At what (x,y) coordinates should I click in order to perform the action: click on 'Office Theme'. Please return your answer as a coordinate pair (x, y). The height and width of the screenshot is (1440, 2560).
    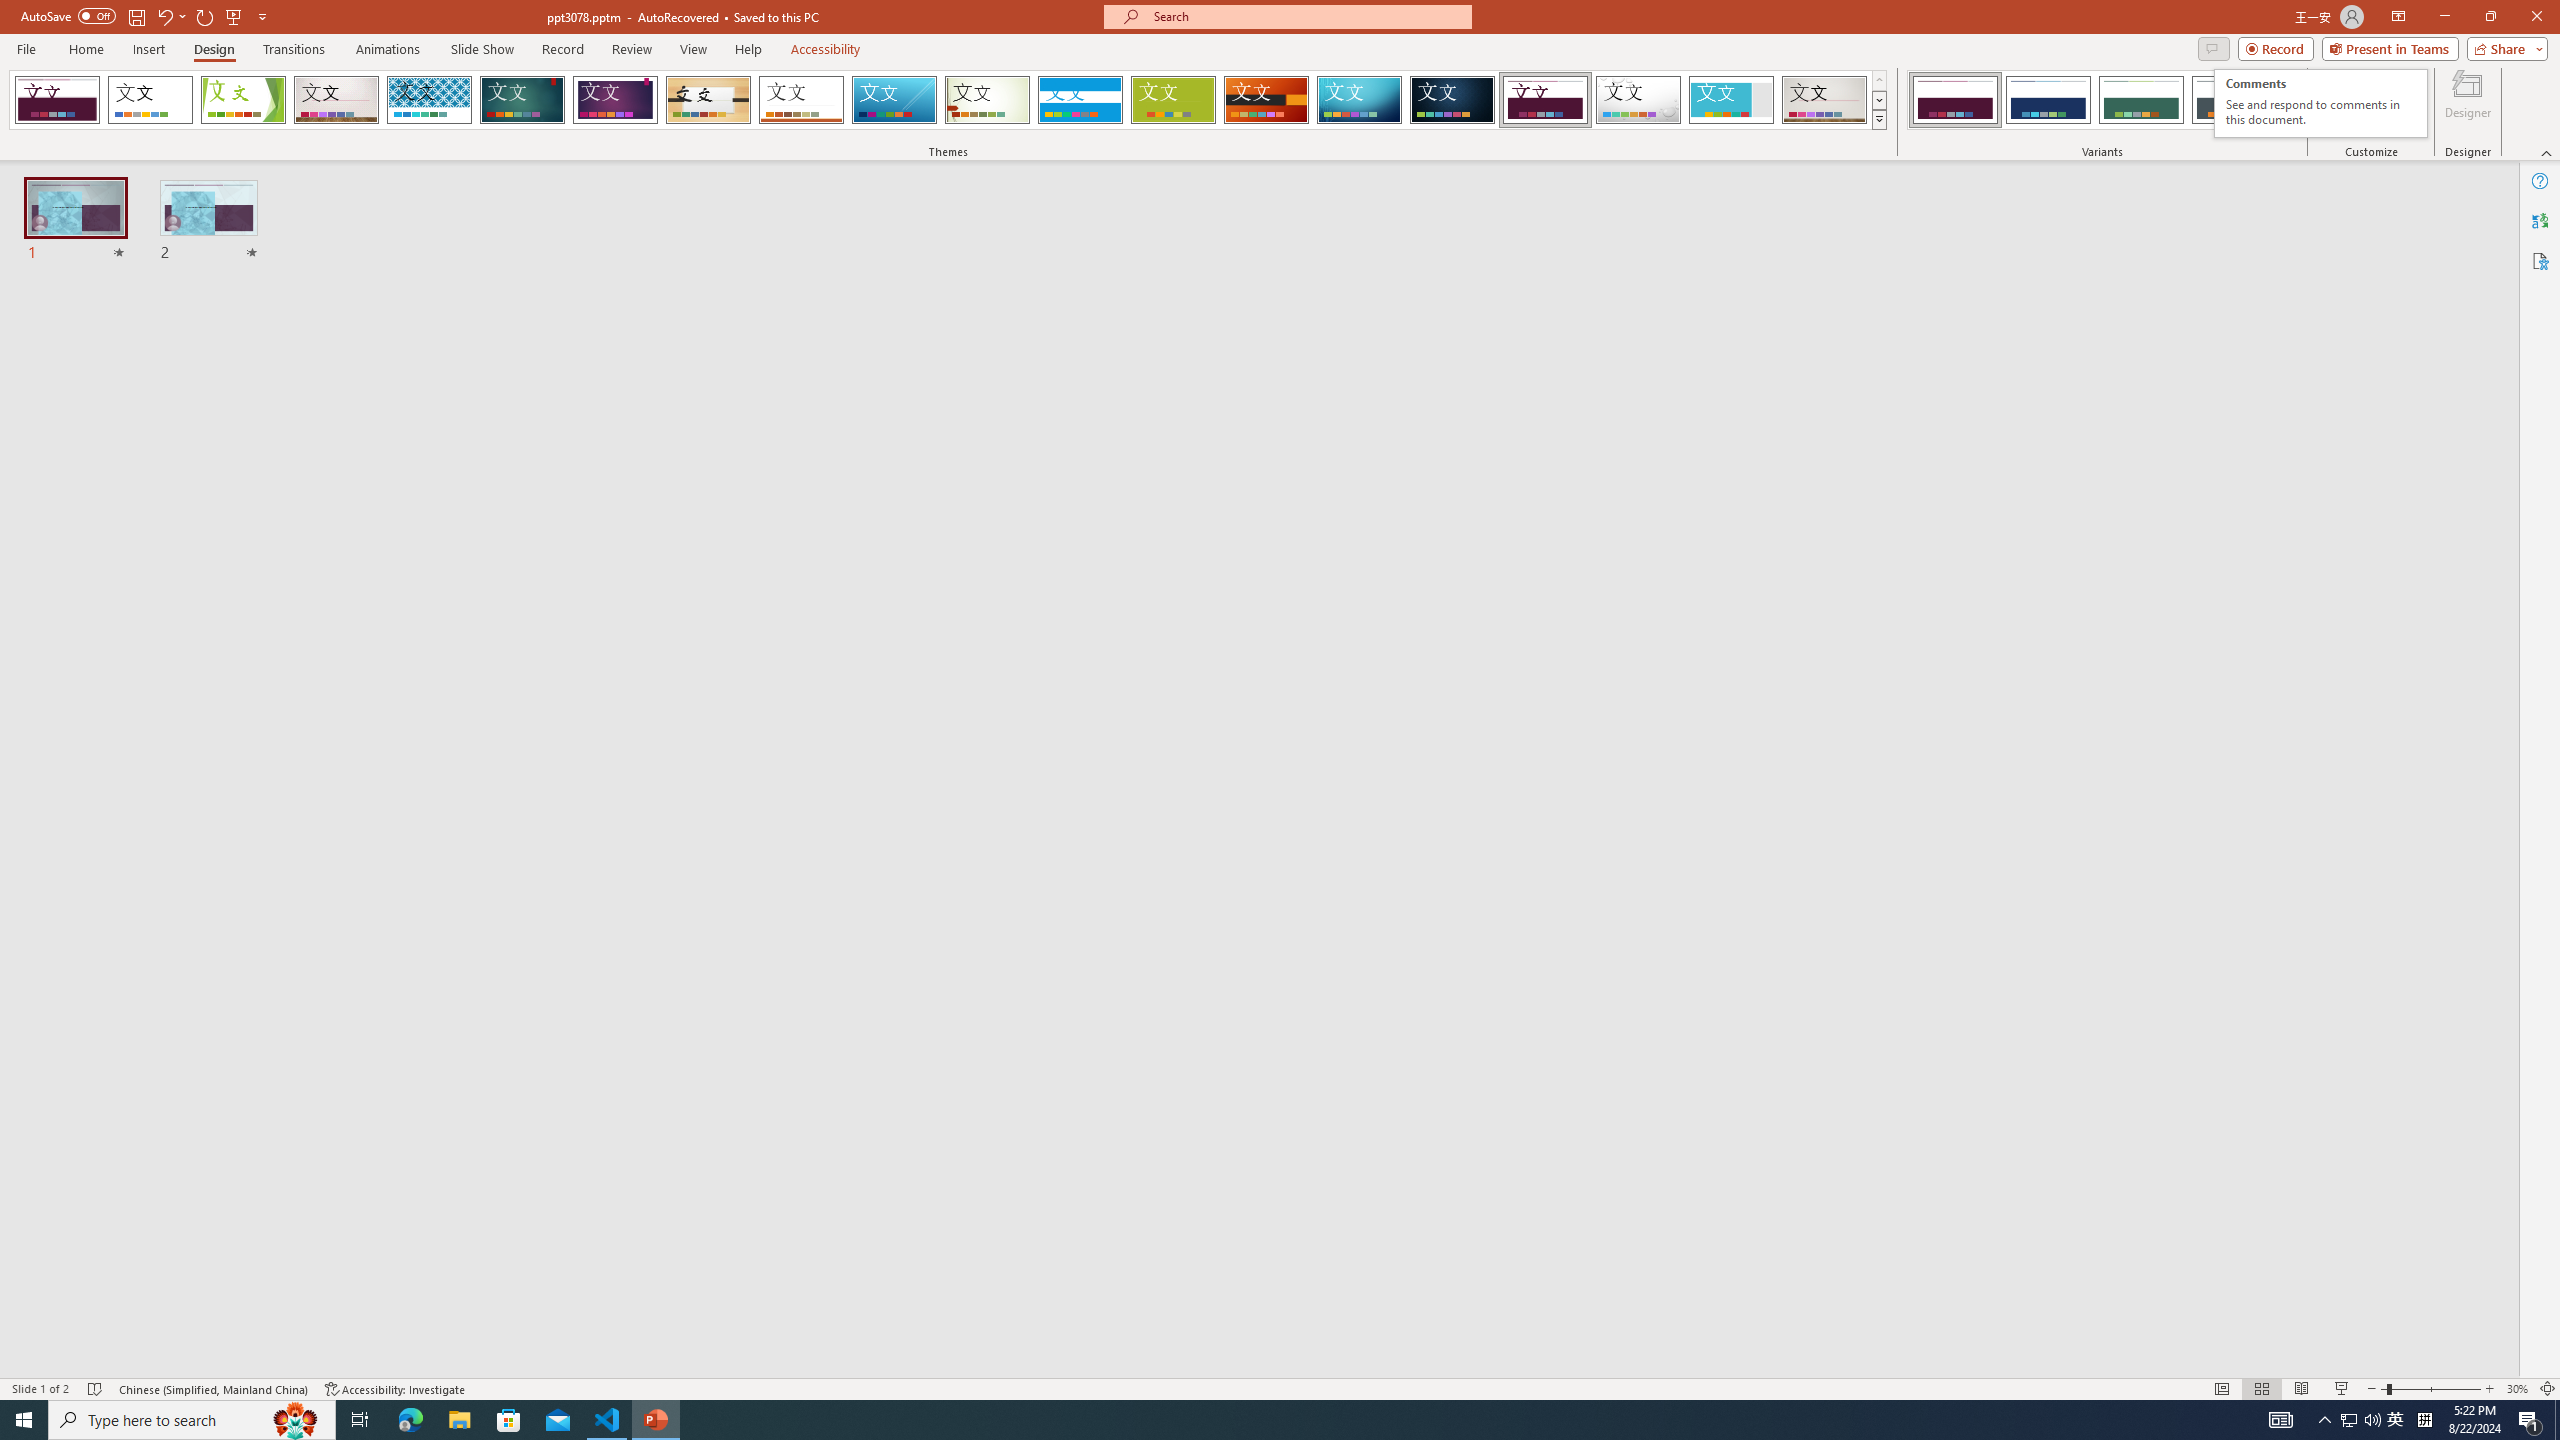
    Looking at the image, I should click on (150, 99).